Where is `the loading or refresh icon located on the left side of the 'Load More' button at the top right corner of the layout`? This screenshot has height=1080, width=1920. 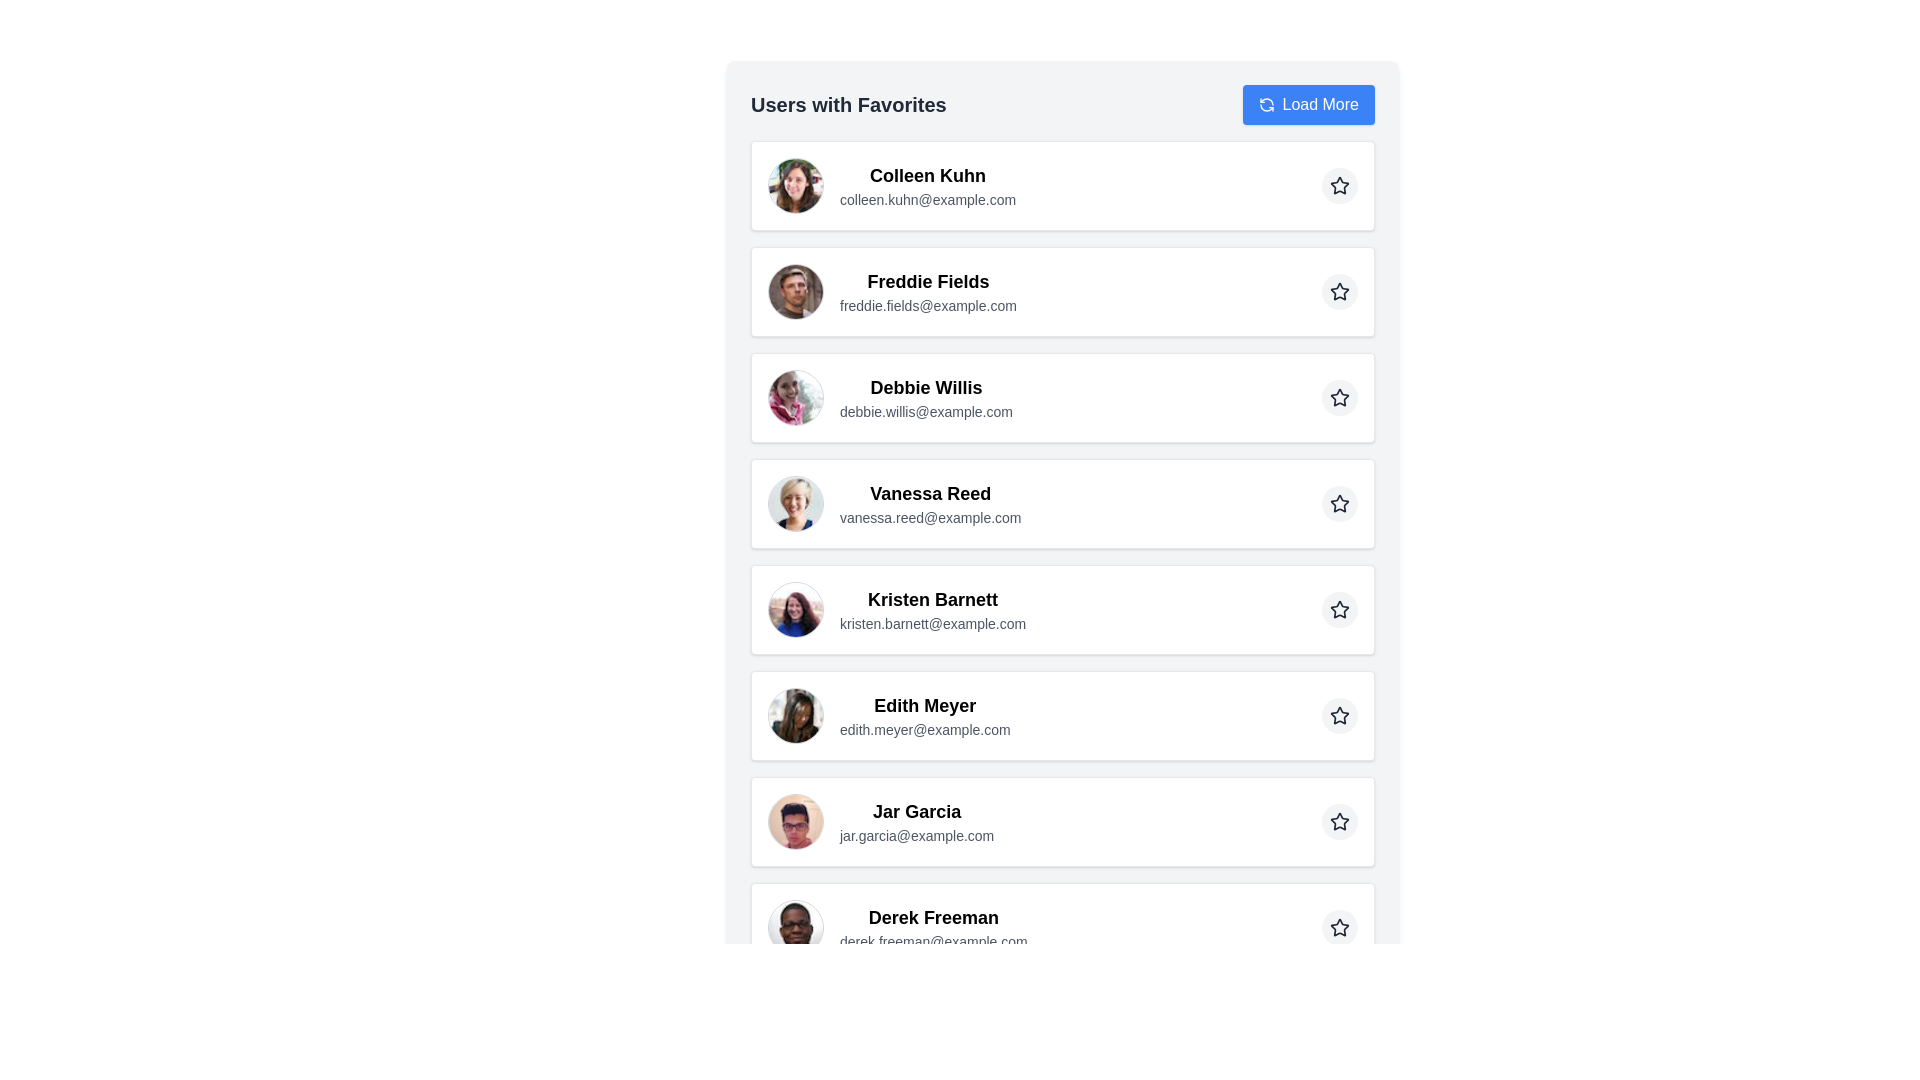 the loading or refresh icon located on the left side of the 'Load More' button at the top right corner of the layout is located at coordinates (1265, 104).